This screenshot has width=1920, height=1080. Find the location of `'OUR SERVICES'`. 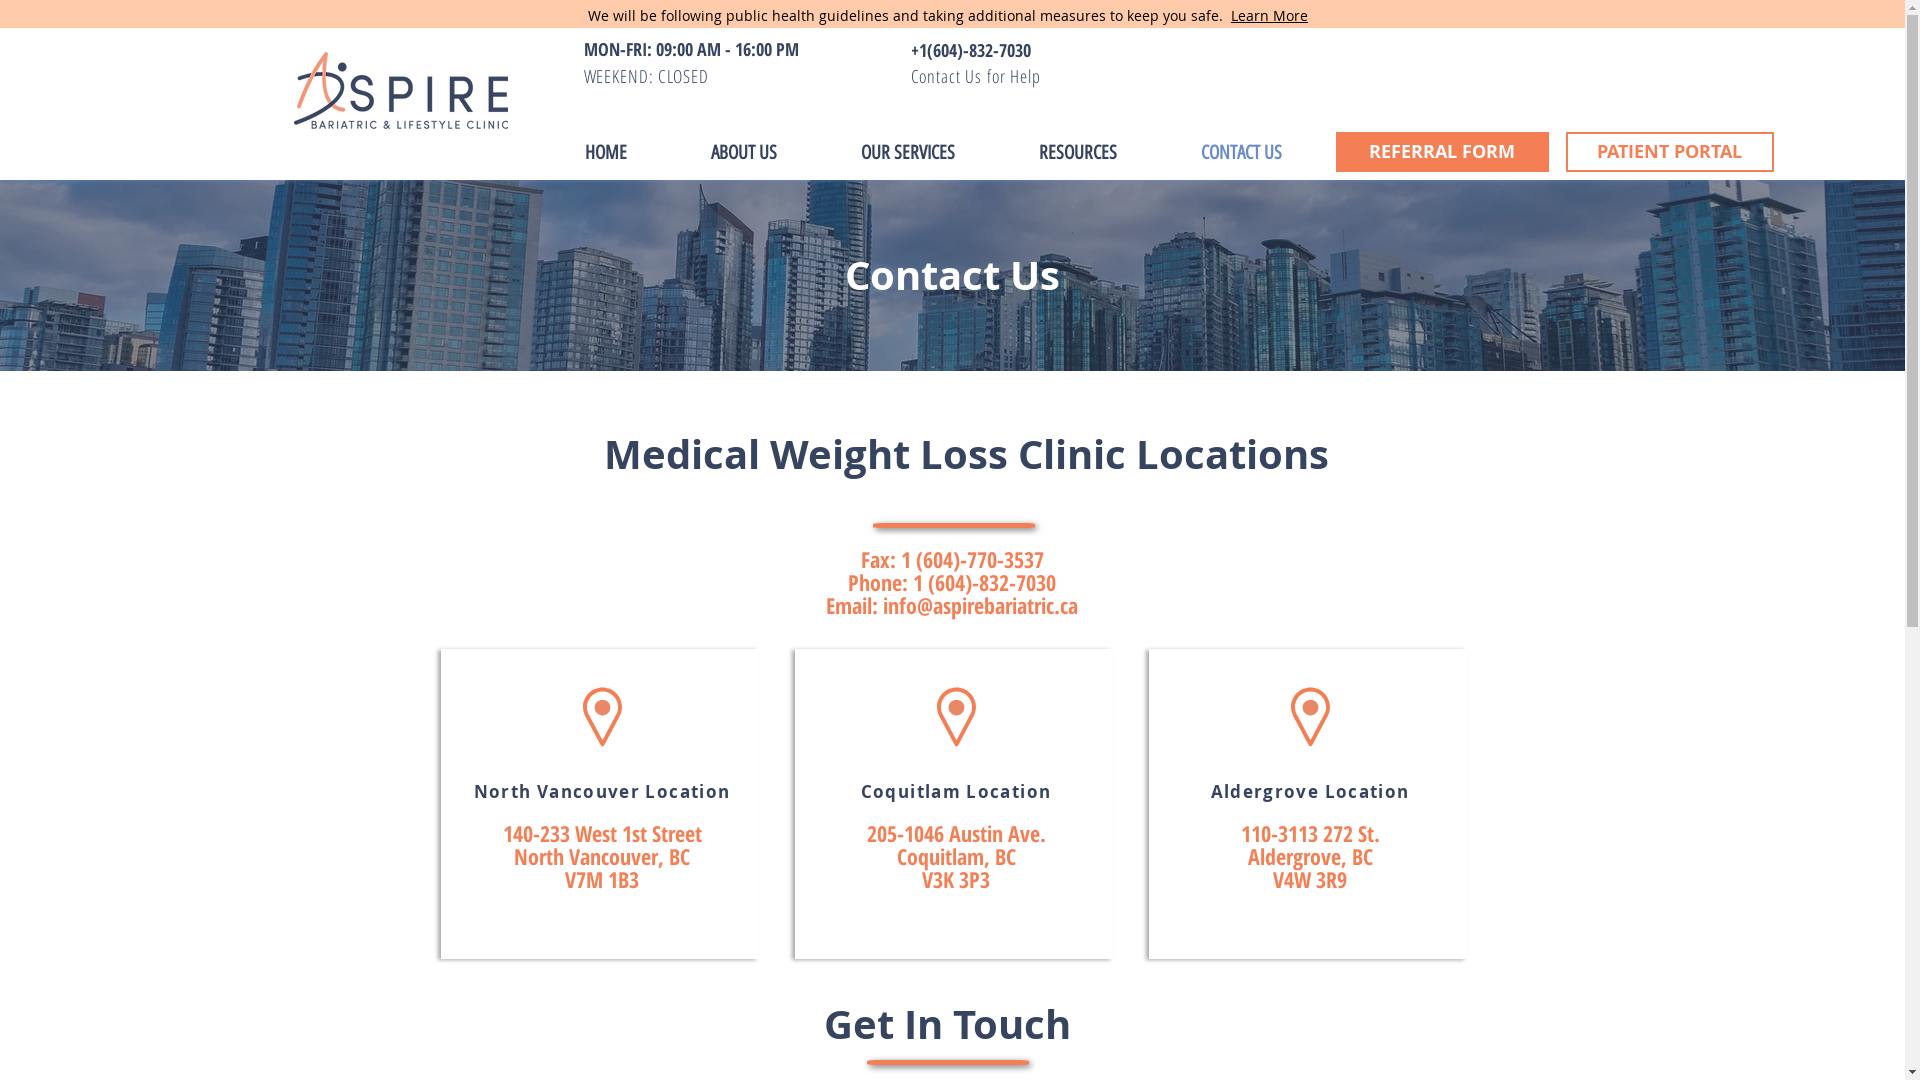

'OUR SERVICES' is located at coordinates (817, 152).